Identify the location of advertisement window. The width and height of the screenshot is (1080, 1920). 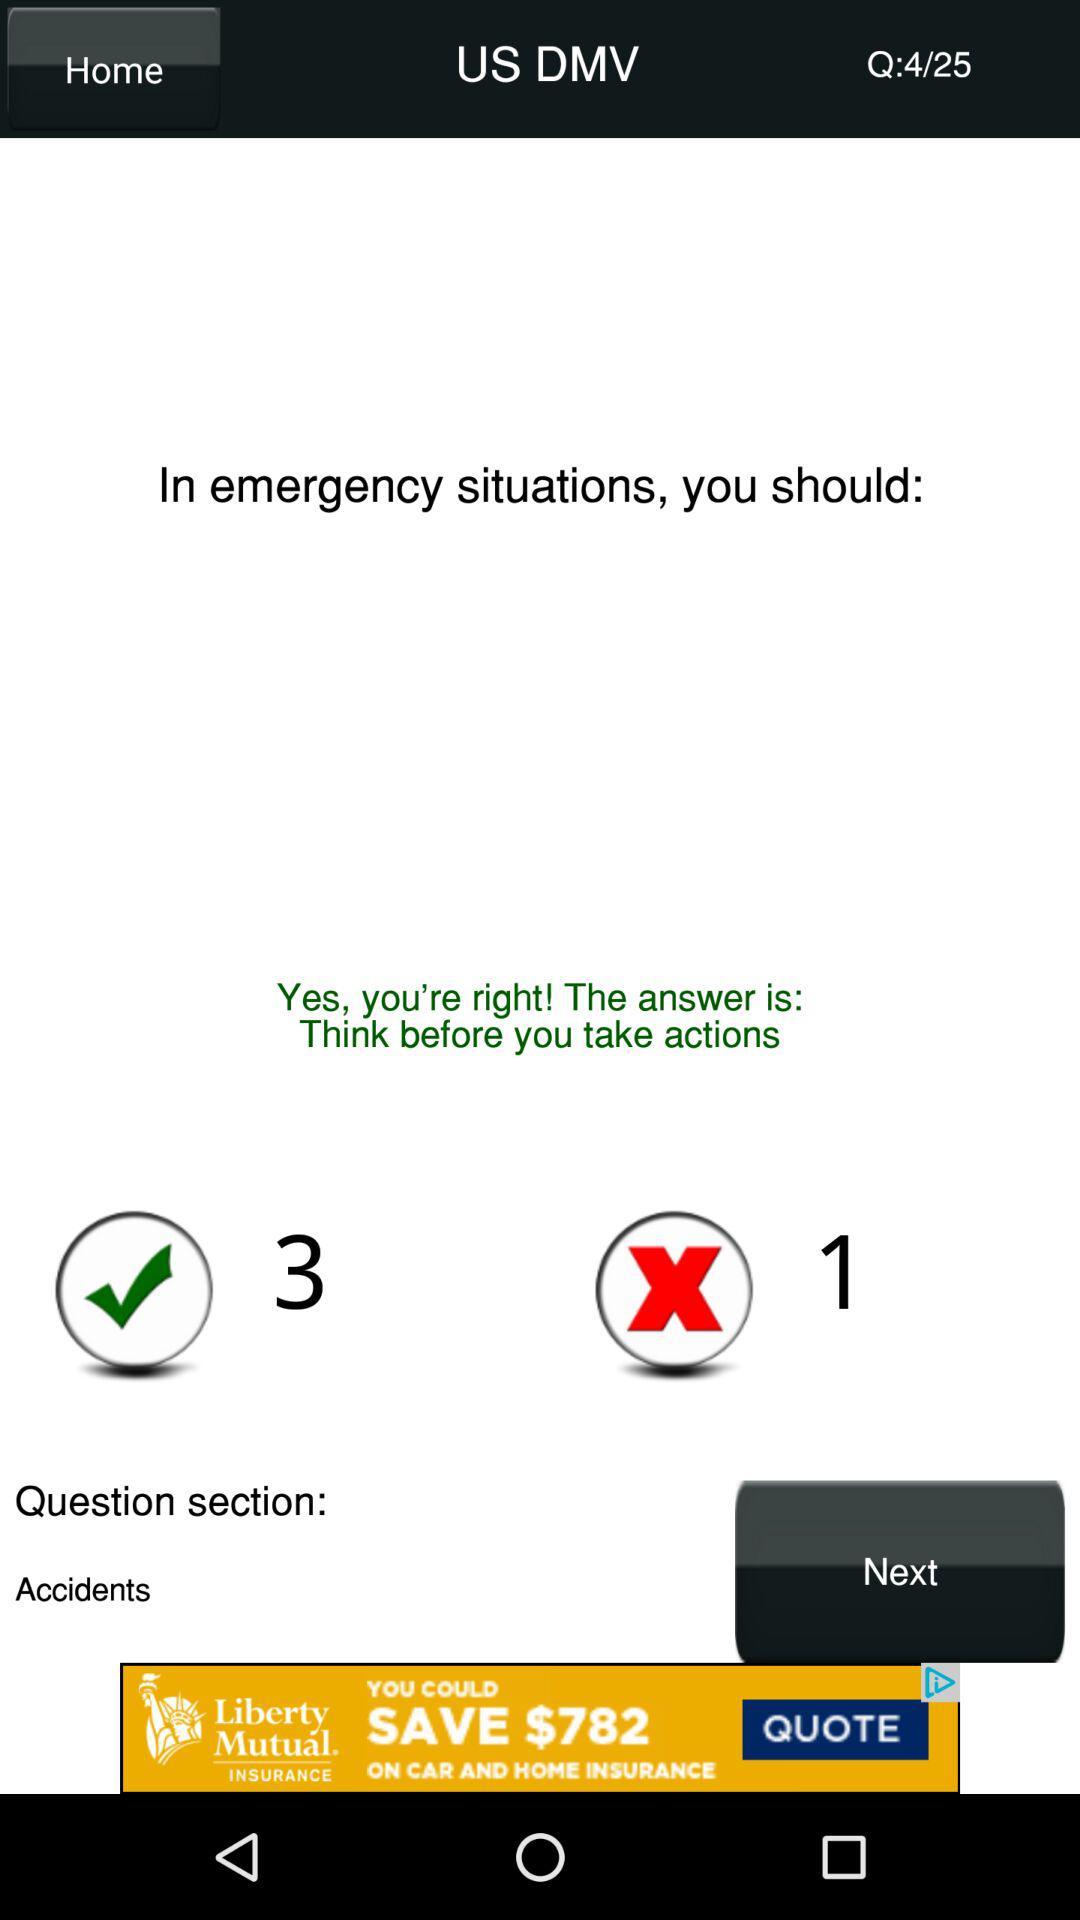
(540, 1727).